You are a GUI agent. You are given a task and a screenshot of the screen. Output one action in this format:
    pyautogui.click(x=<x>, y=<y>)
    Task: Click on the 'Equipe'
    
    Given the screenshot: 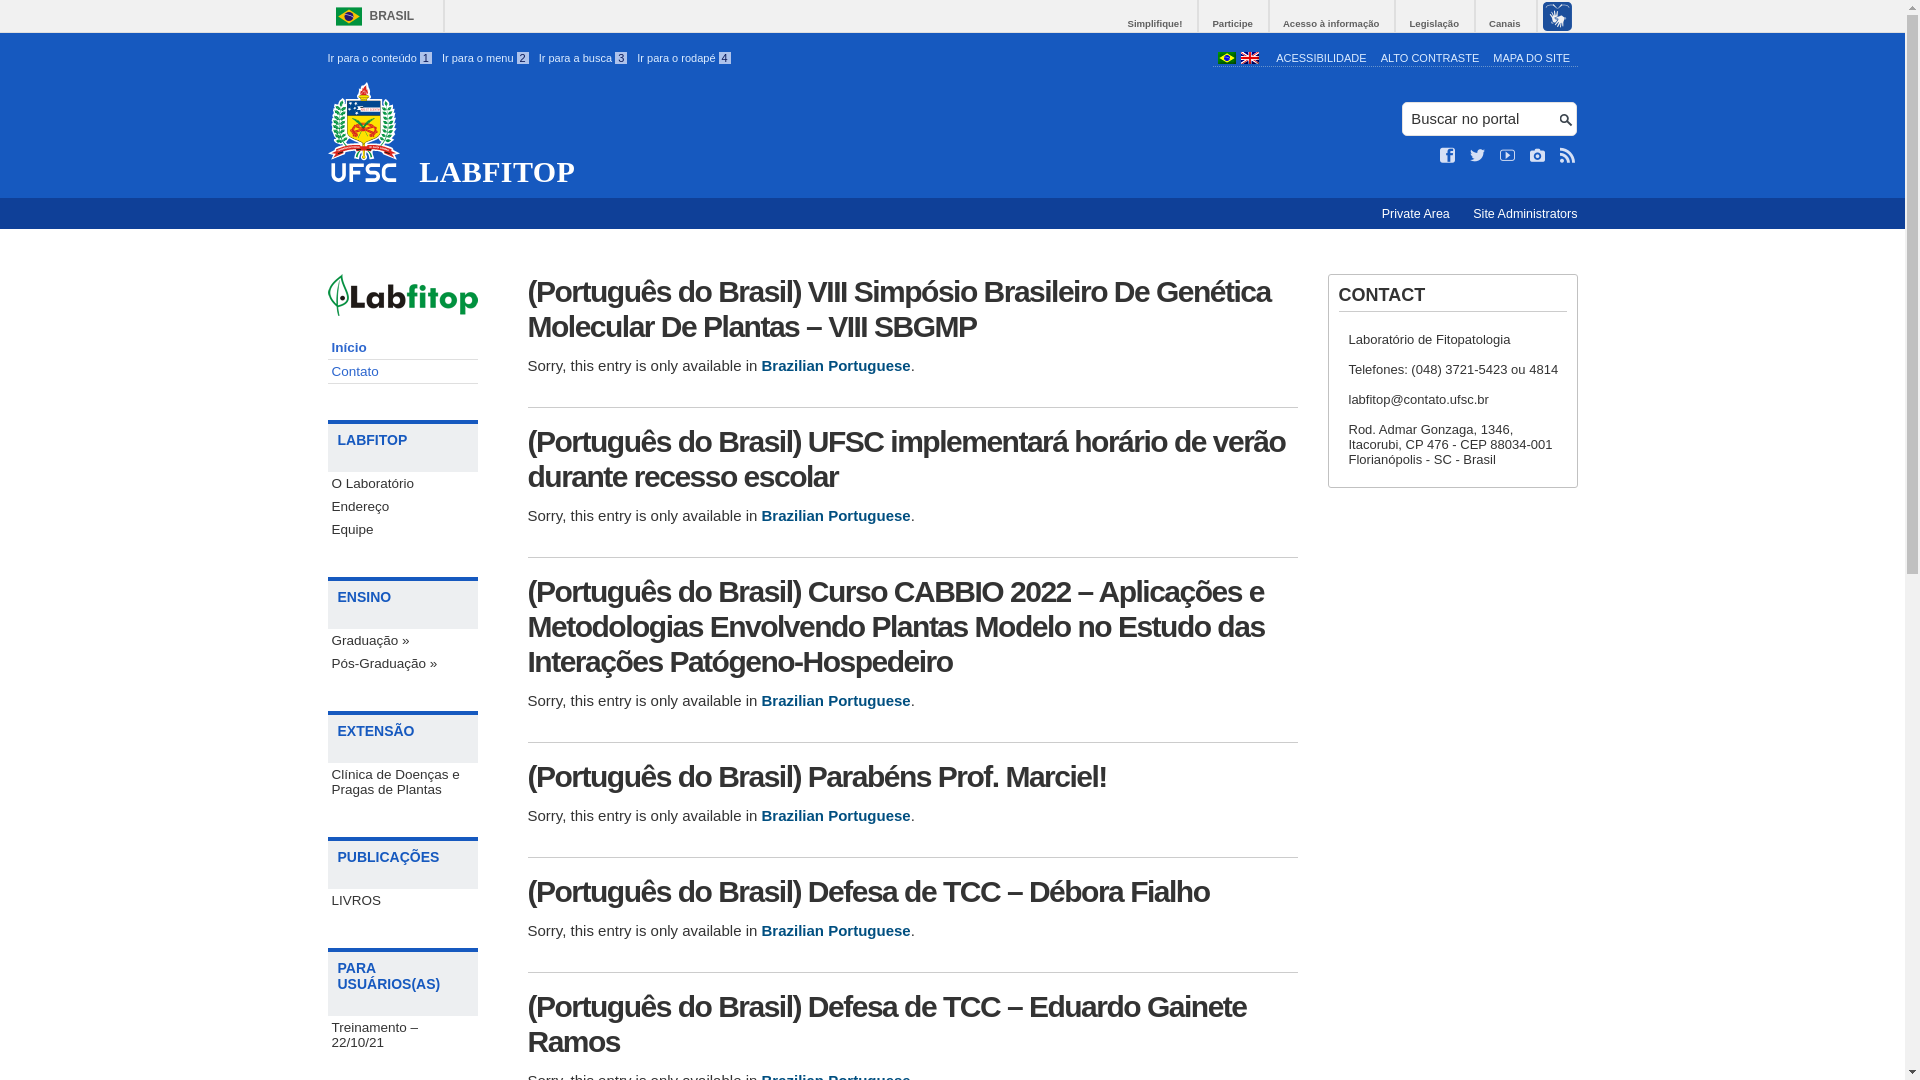 What is the action you would take?
    pyautogui.click(x=402, y=528)
    